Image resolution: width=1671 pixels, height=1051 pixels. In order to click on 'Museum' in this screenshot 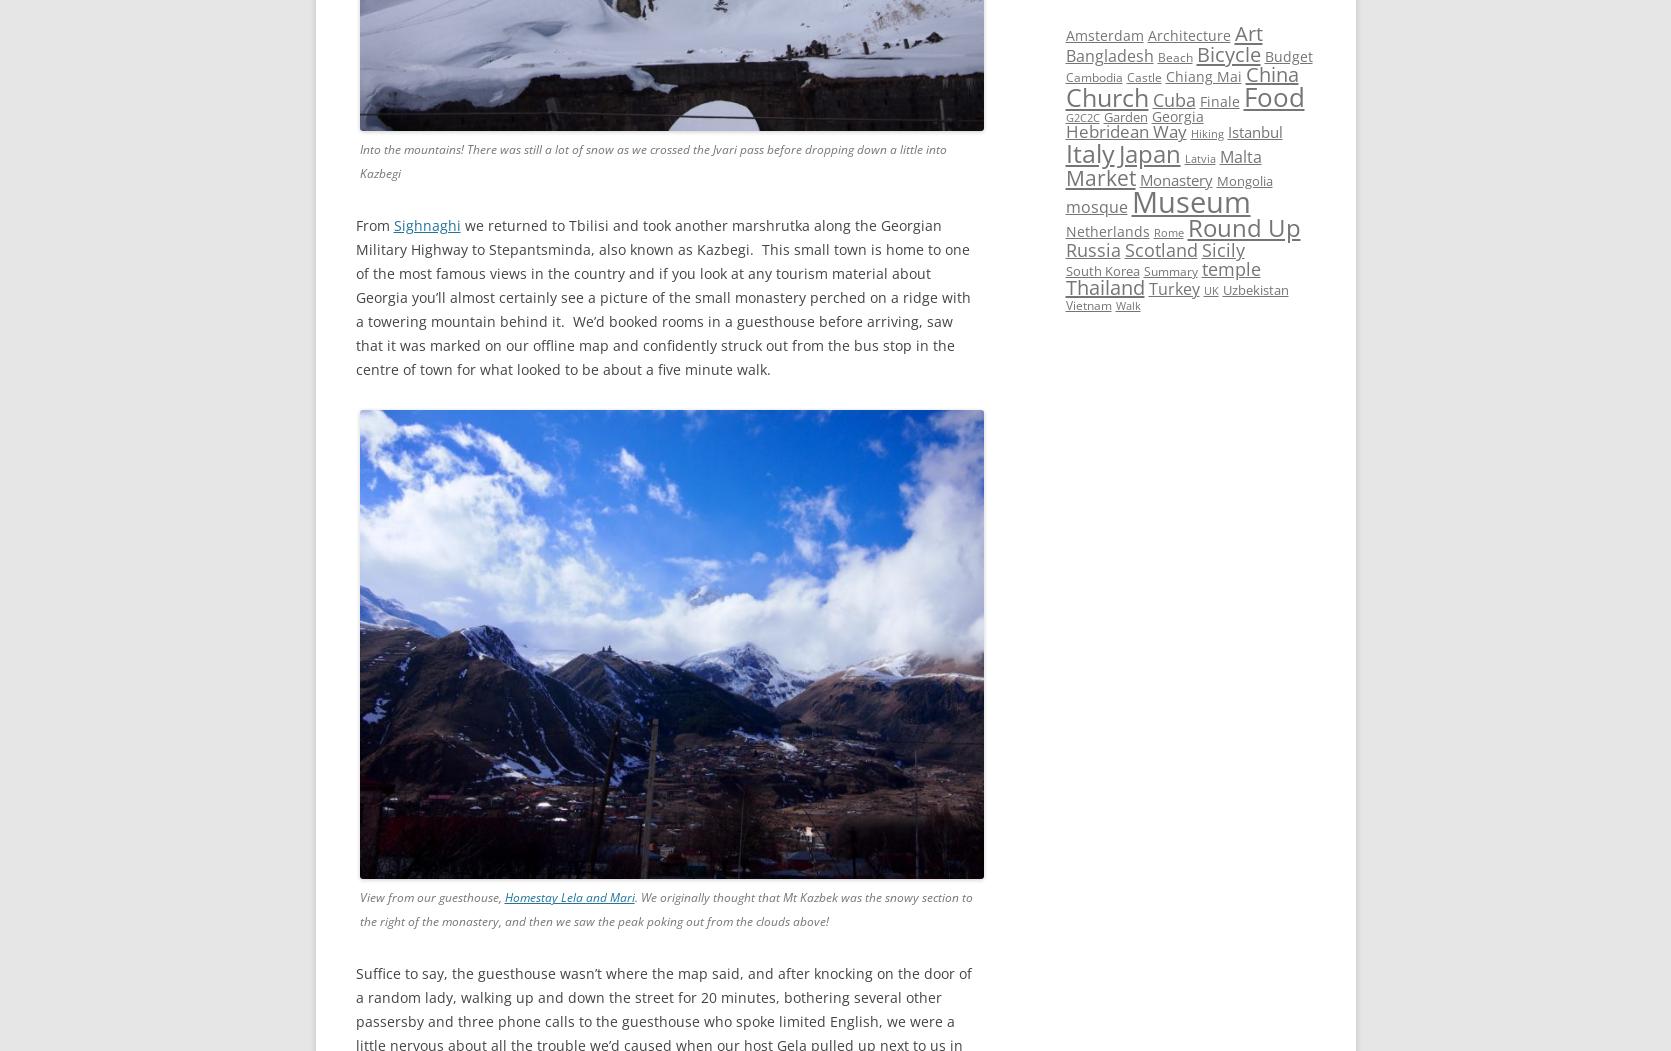, I will do `click(1190, 202)`.